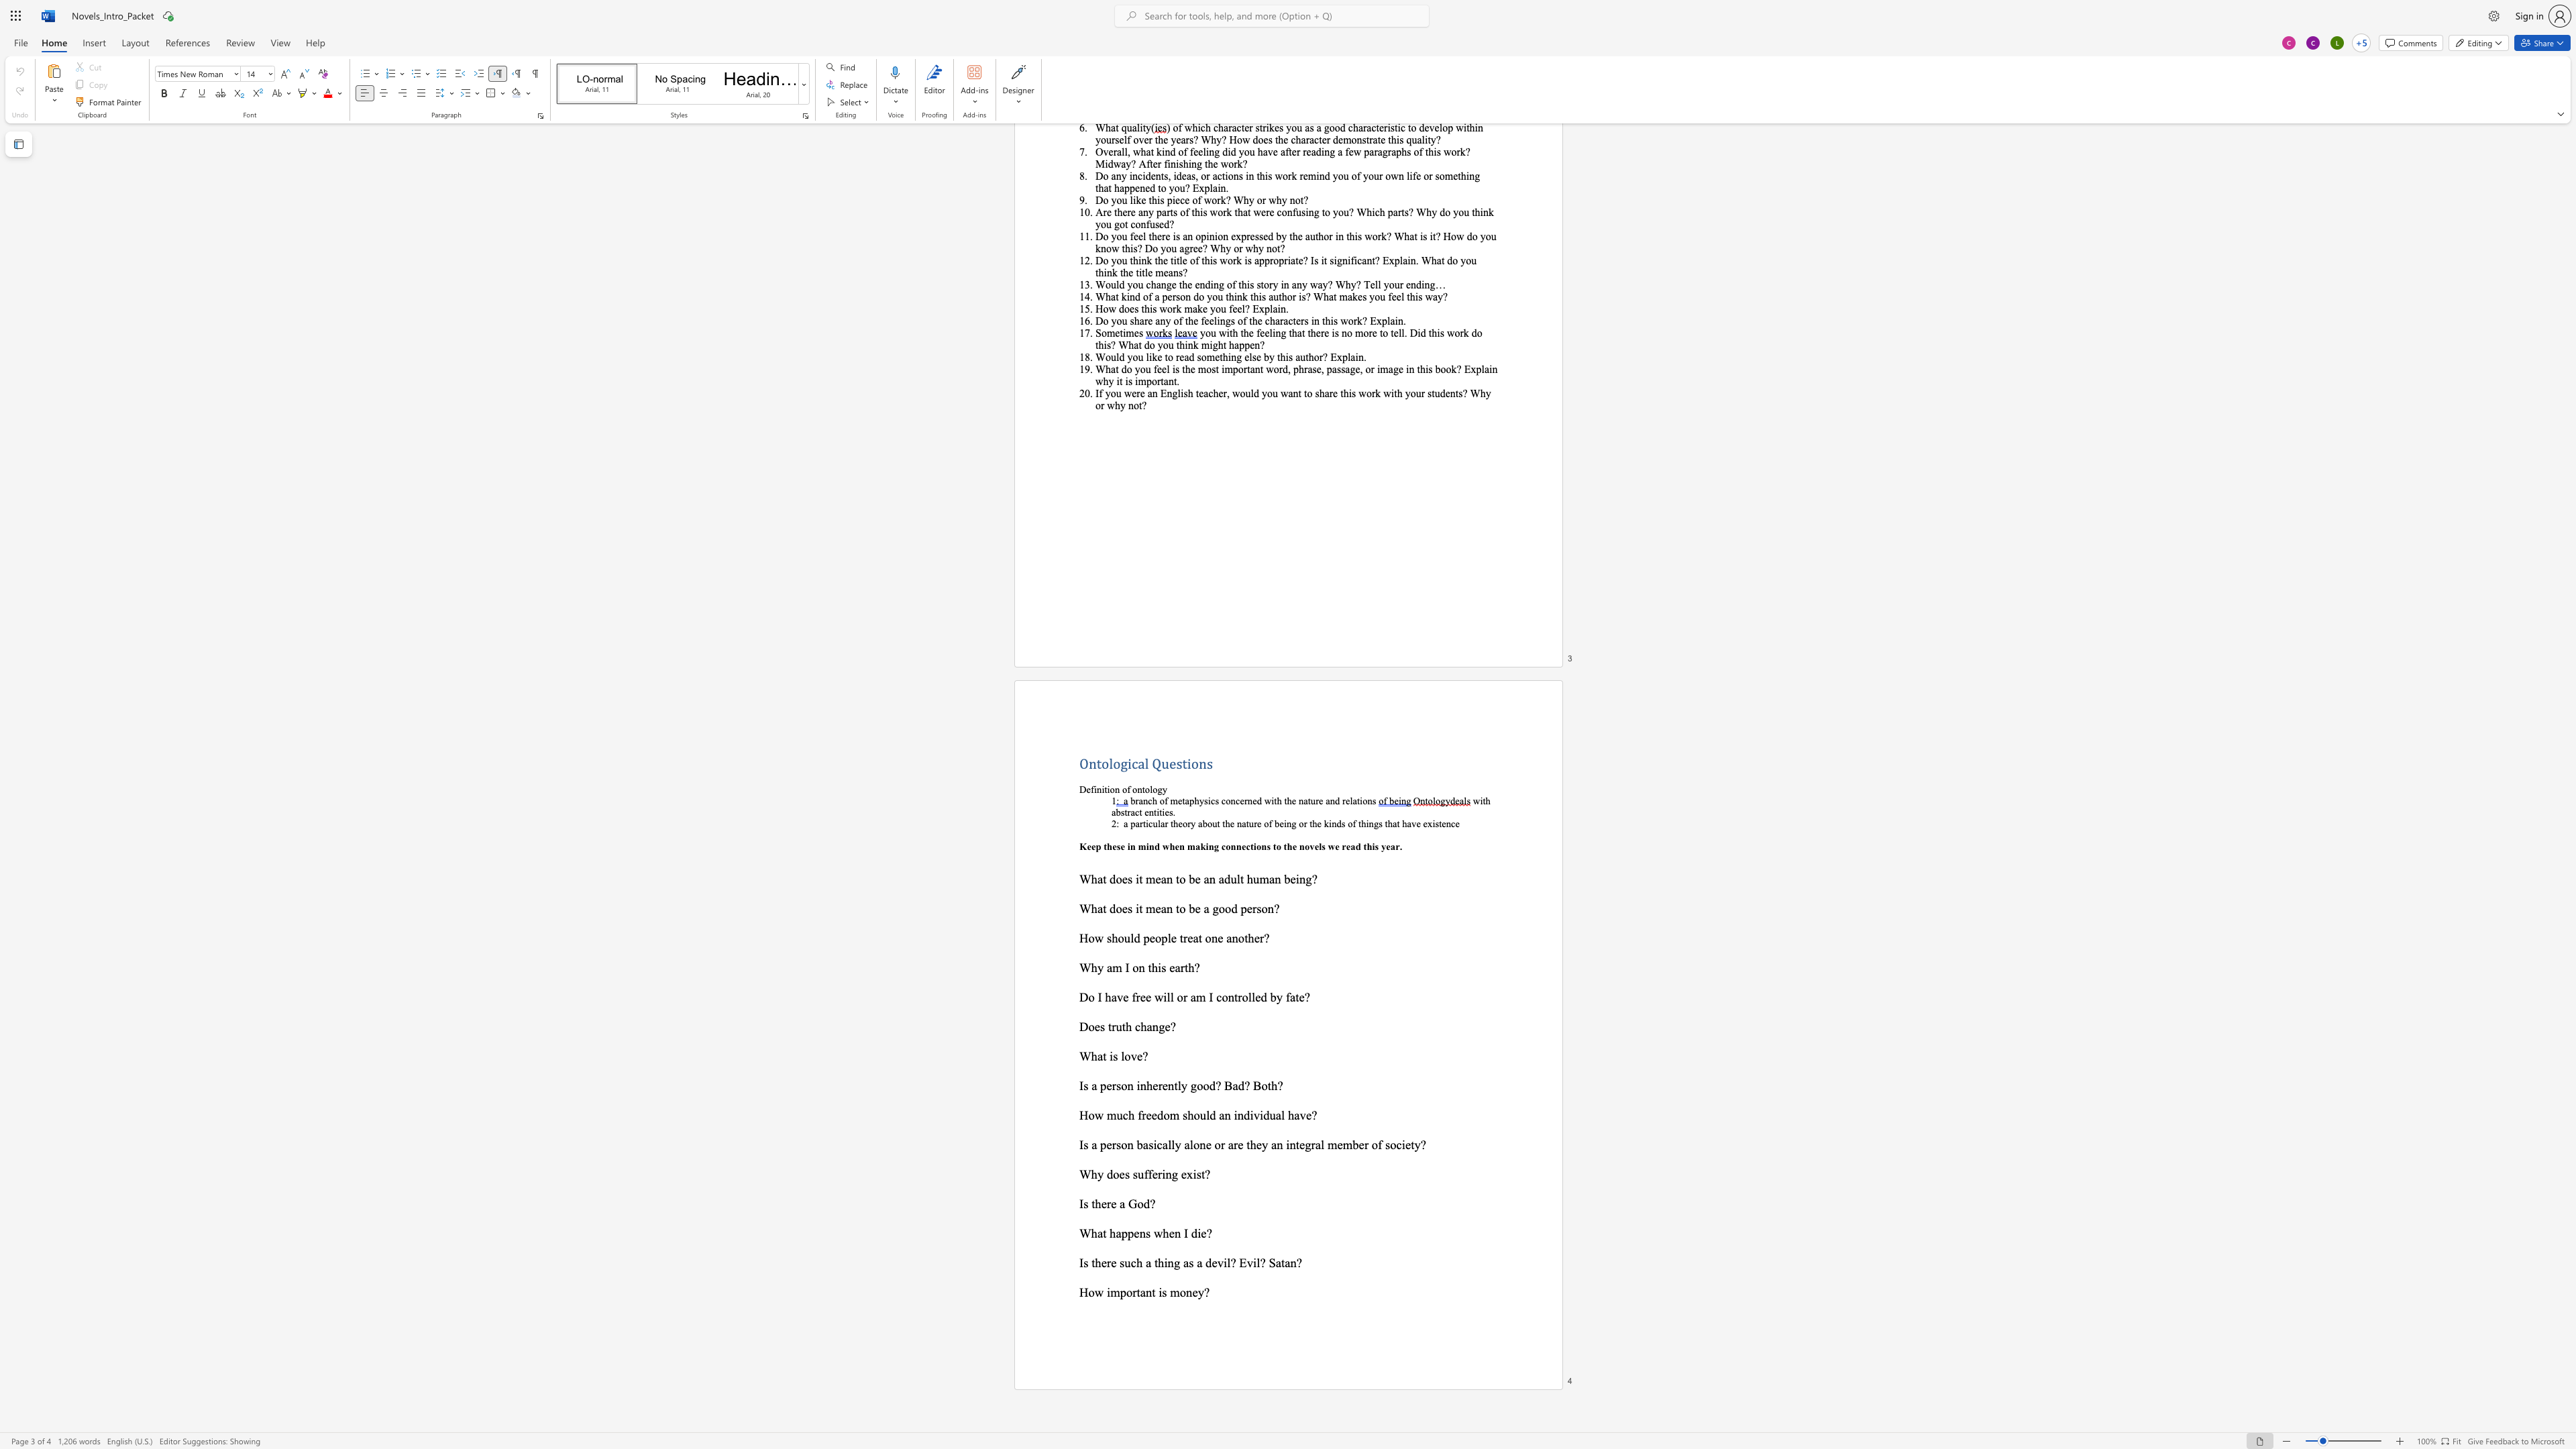 Image resolution: width=2576 pixels, height=1449 pixels. What do you see at coordinates (1114, 1203) in the screenshot?
I see `the 2th character "e" in the text` at bounding box center [1114, 1203].